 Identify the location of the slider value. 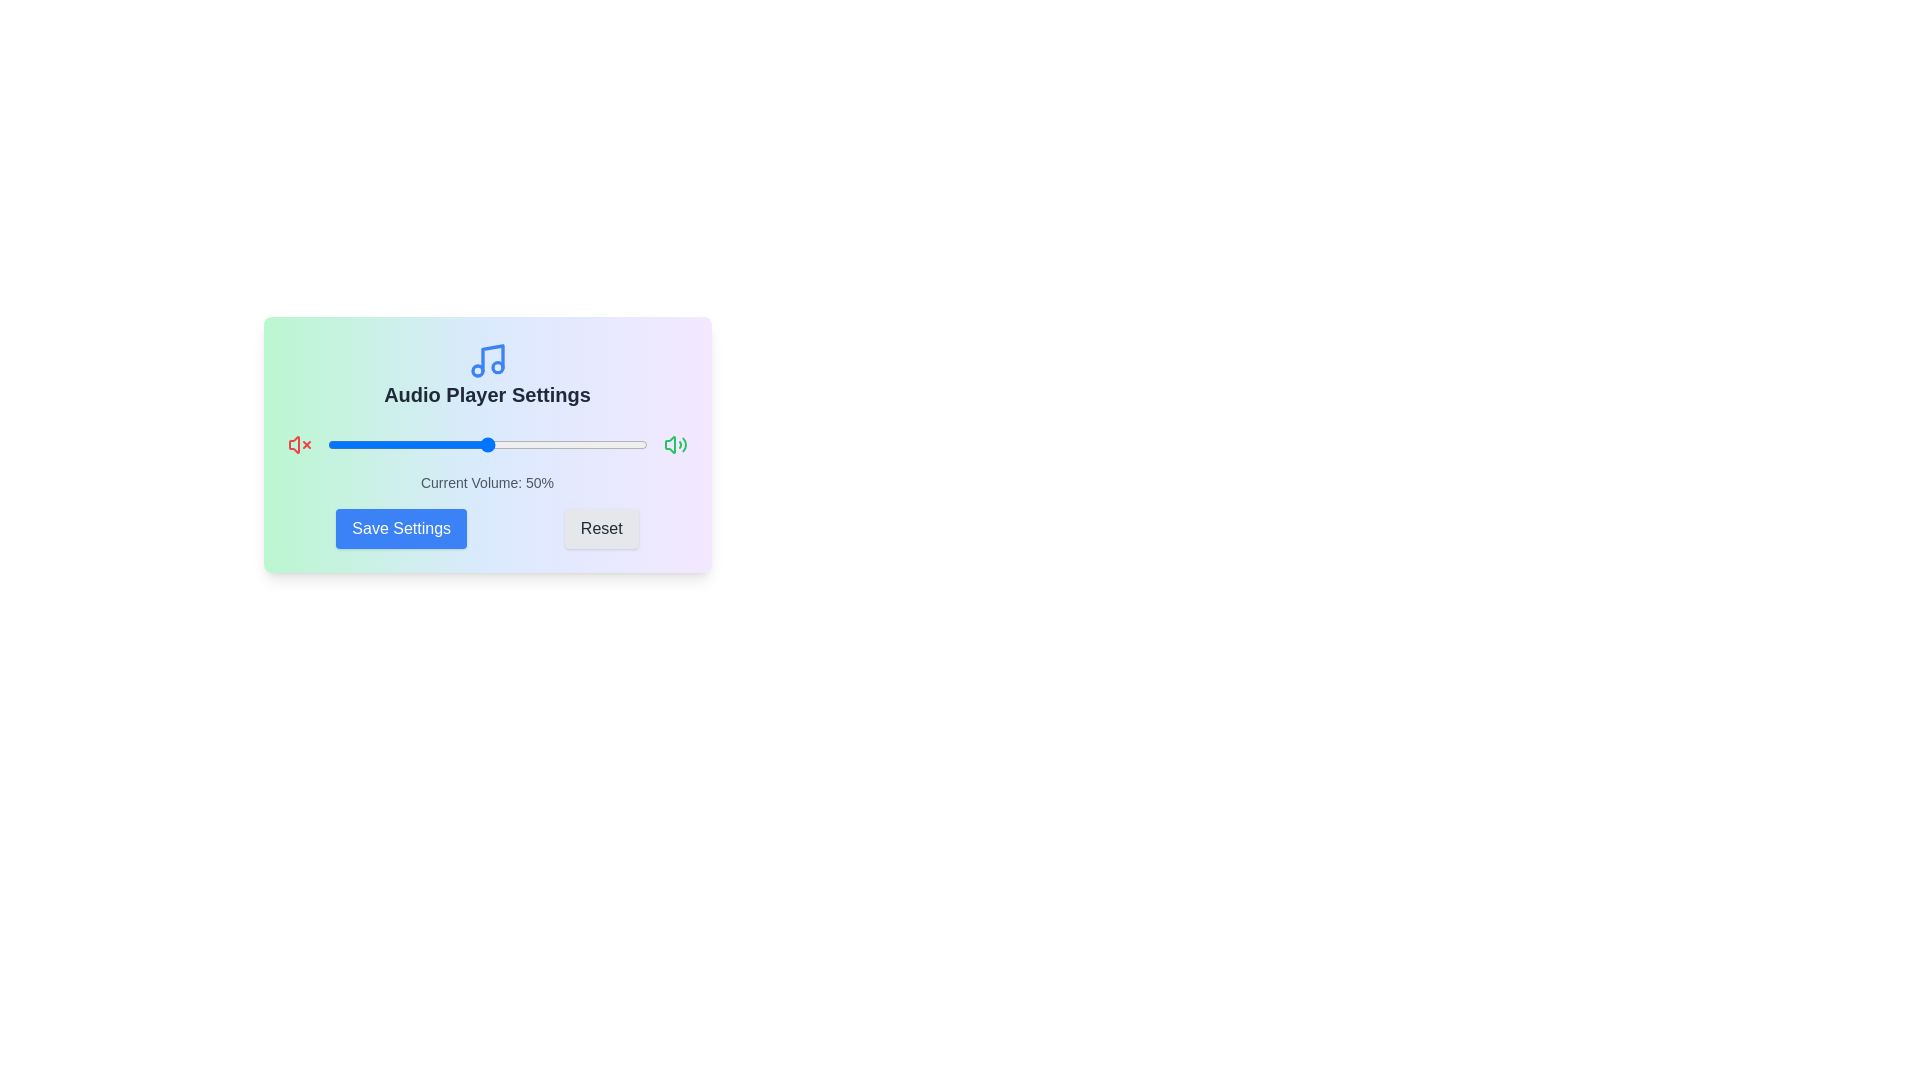
(633, 443).